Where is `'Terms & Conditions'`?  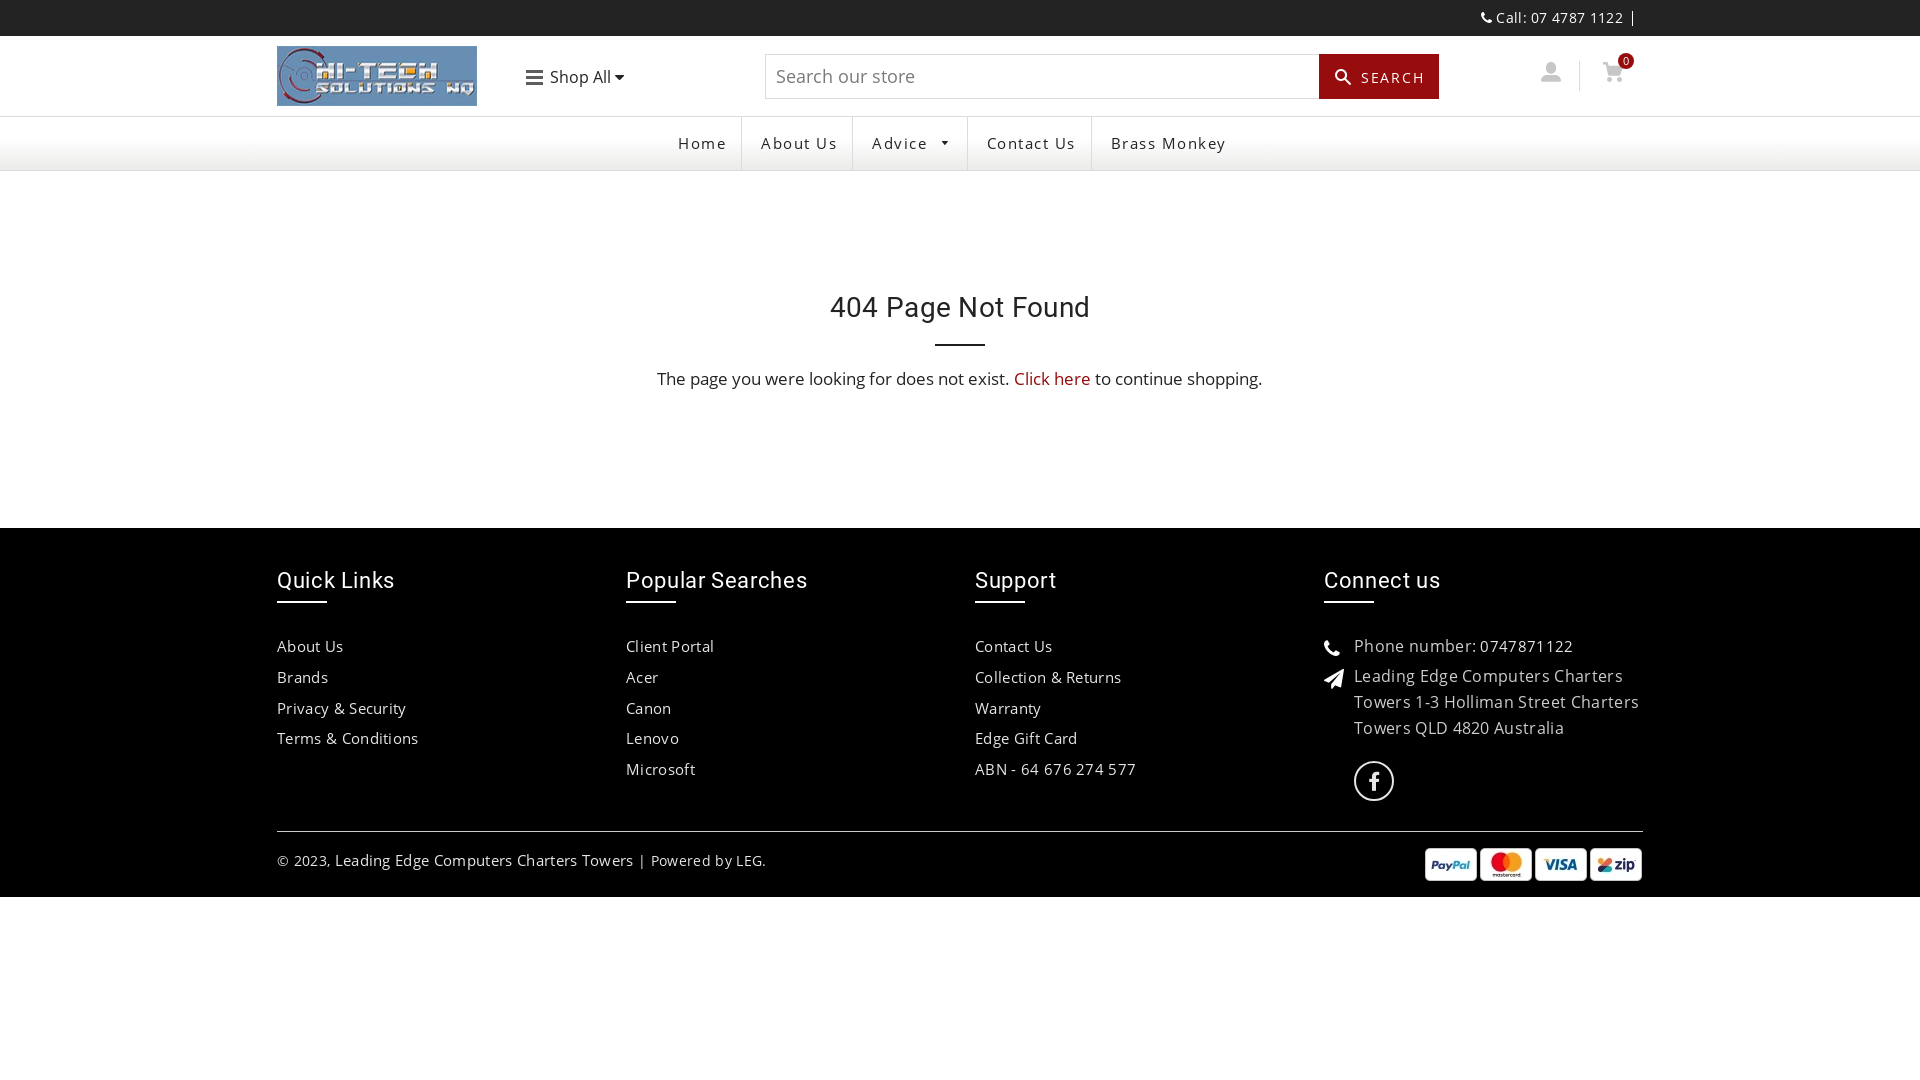
'Terms & Conditions' is located at coordinates (347, 737).